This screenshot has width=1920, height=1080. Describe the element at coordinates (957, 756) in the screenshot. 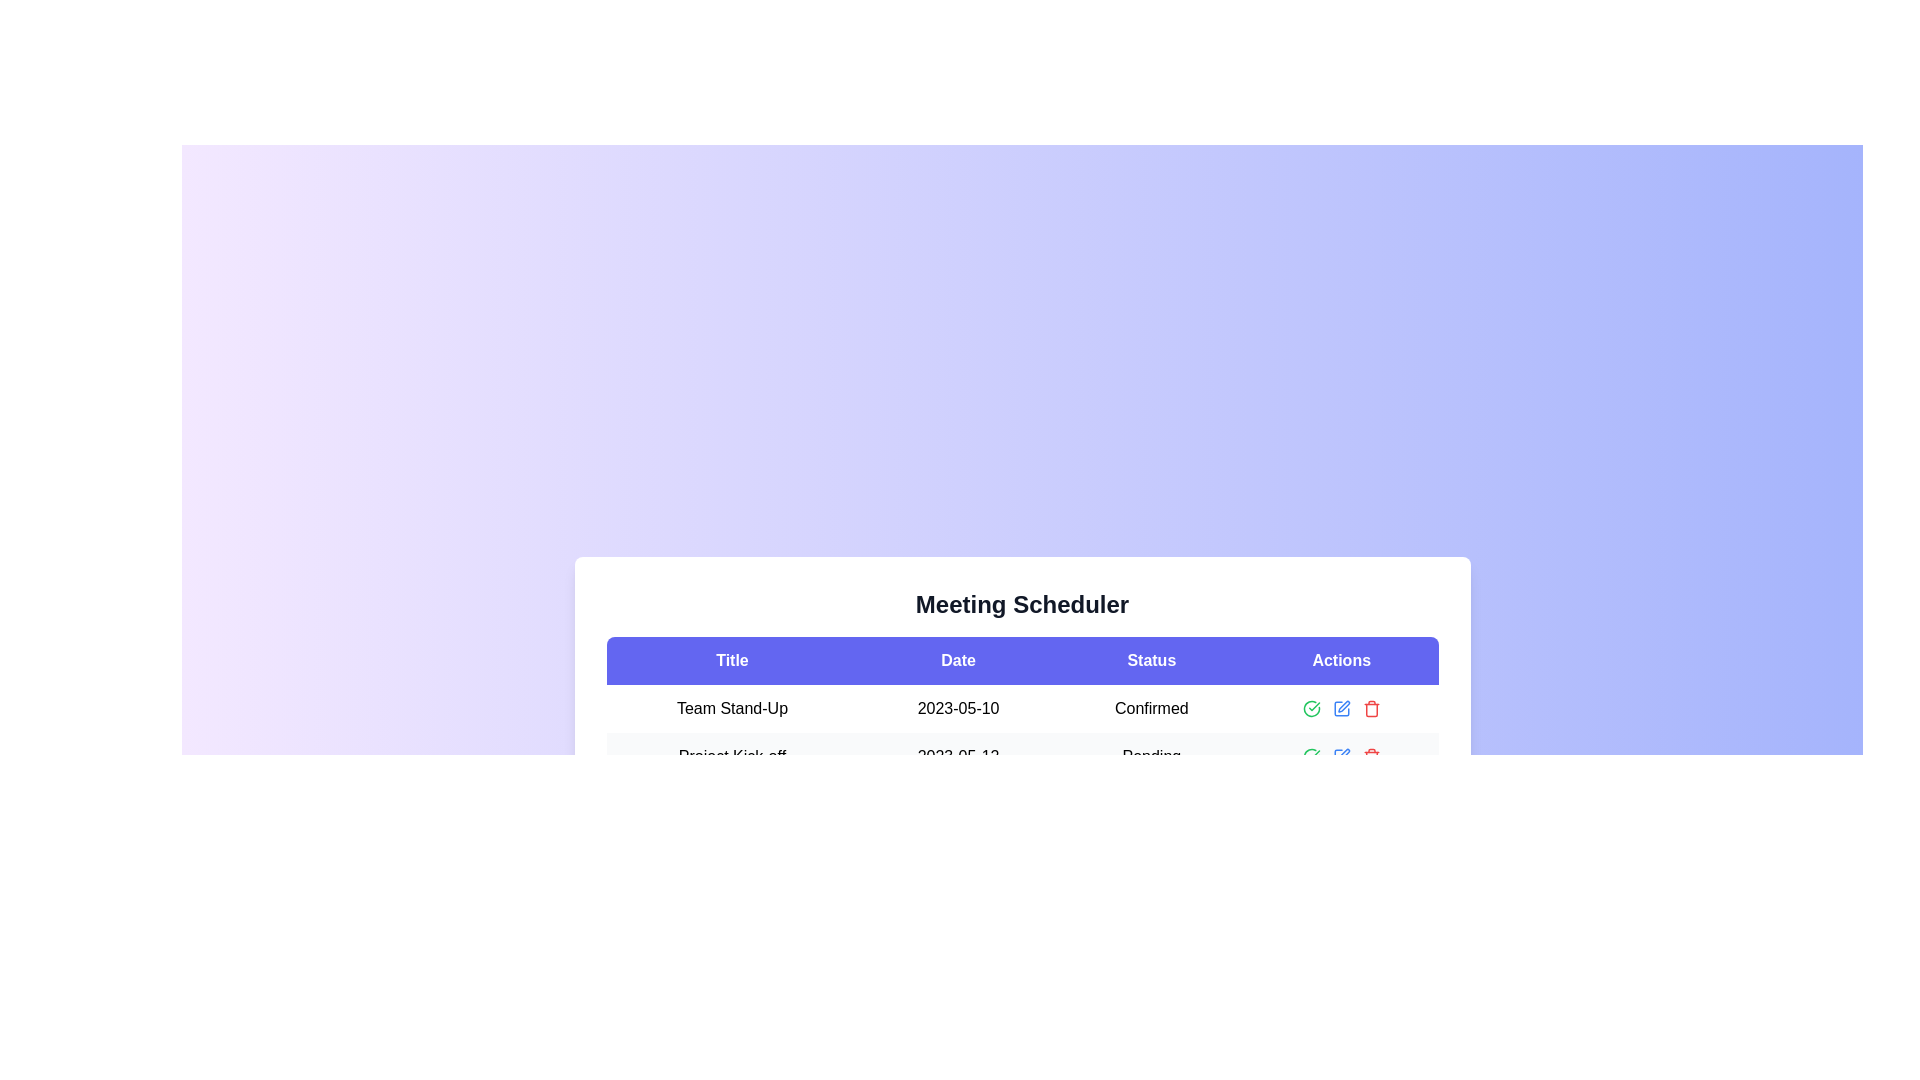

I see `the date element (2023-05-12) in the second row of the Meeting Scheduler table, which indicates the project's due date` at that location.